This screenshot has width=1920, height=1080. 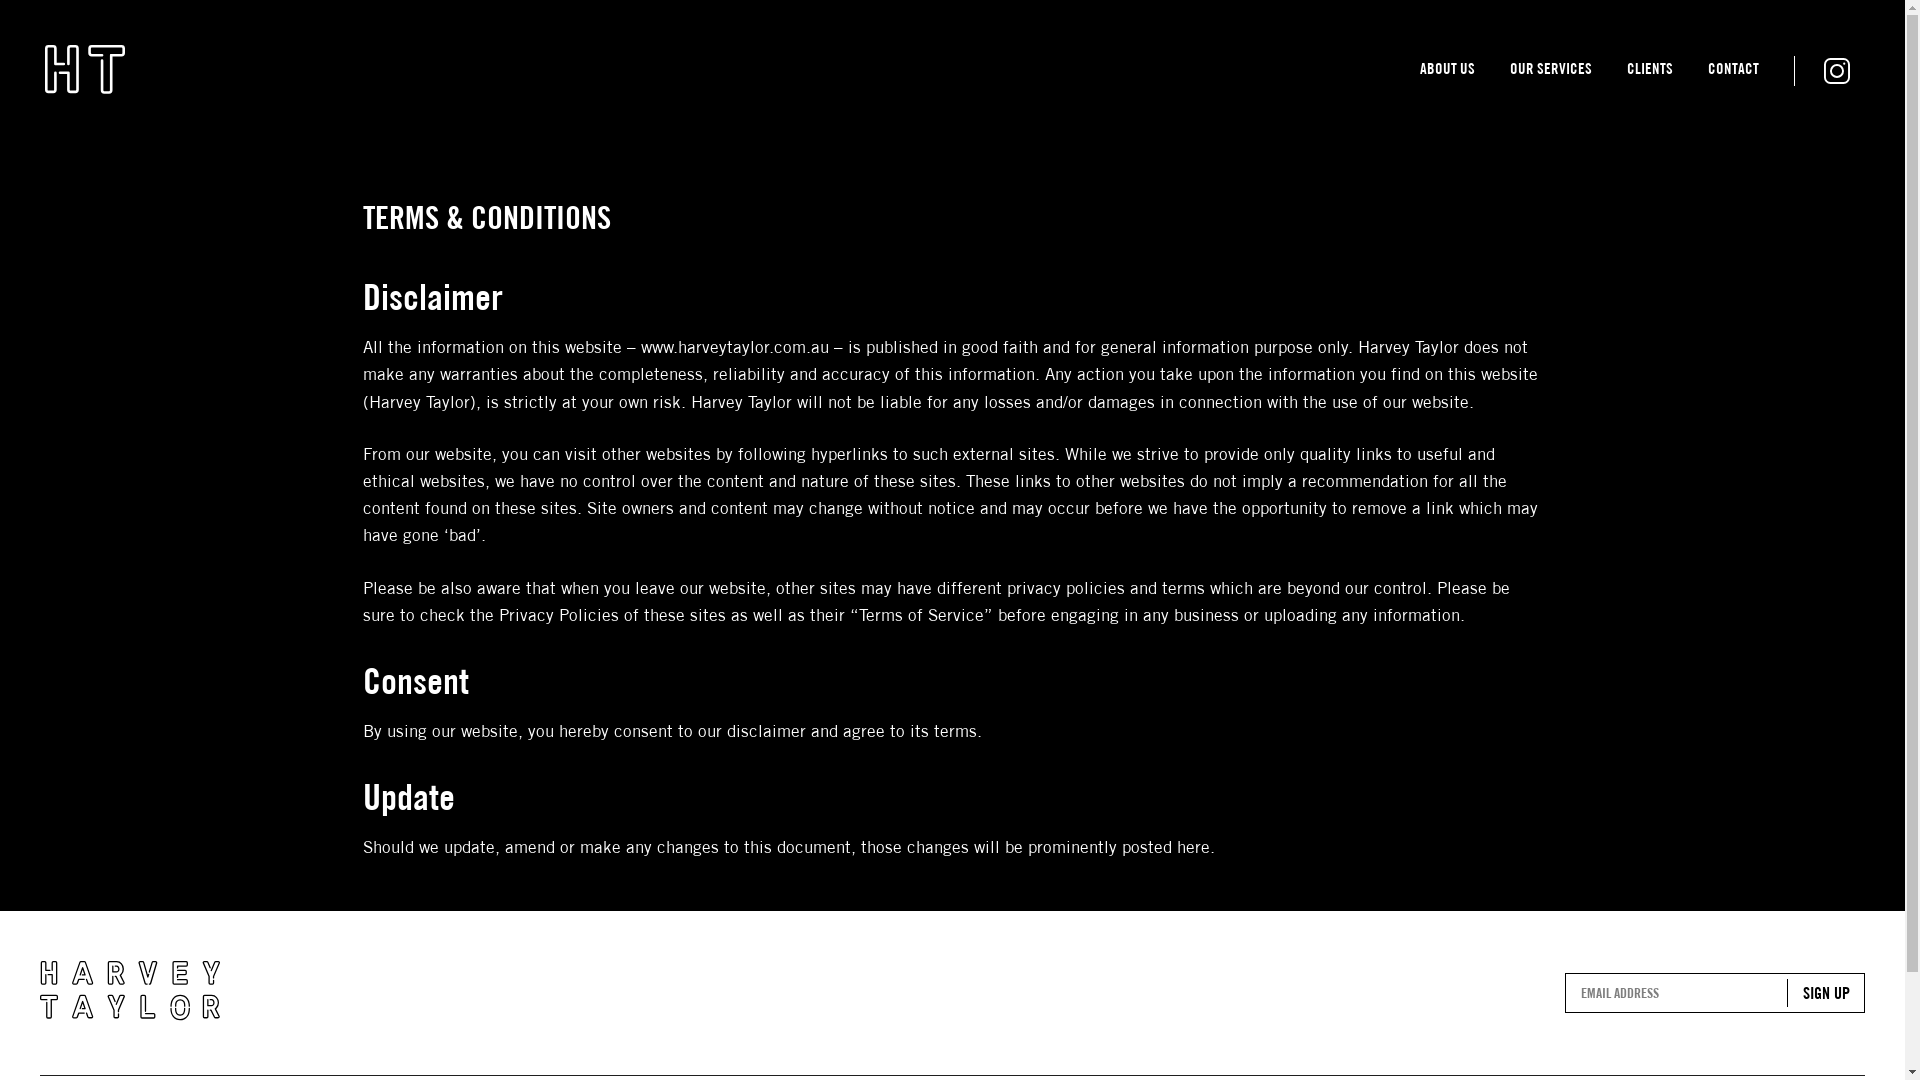 I want to click on 'OUR SERVICES', so click(x=1510, y=72).